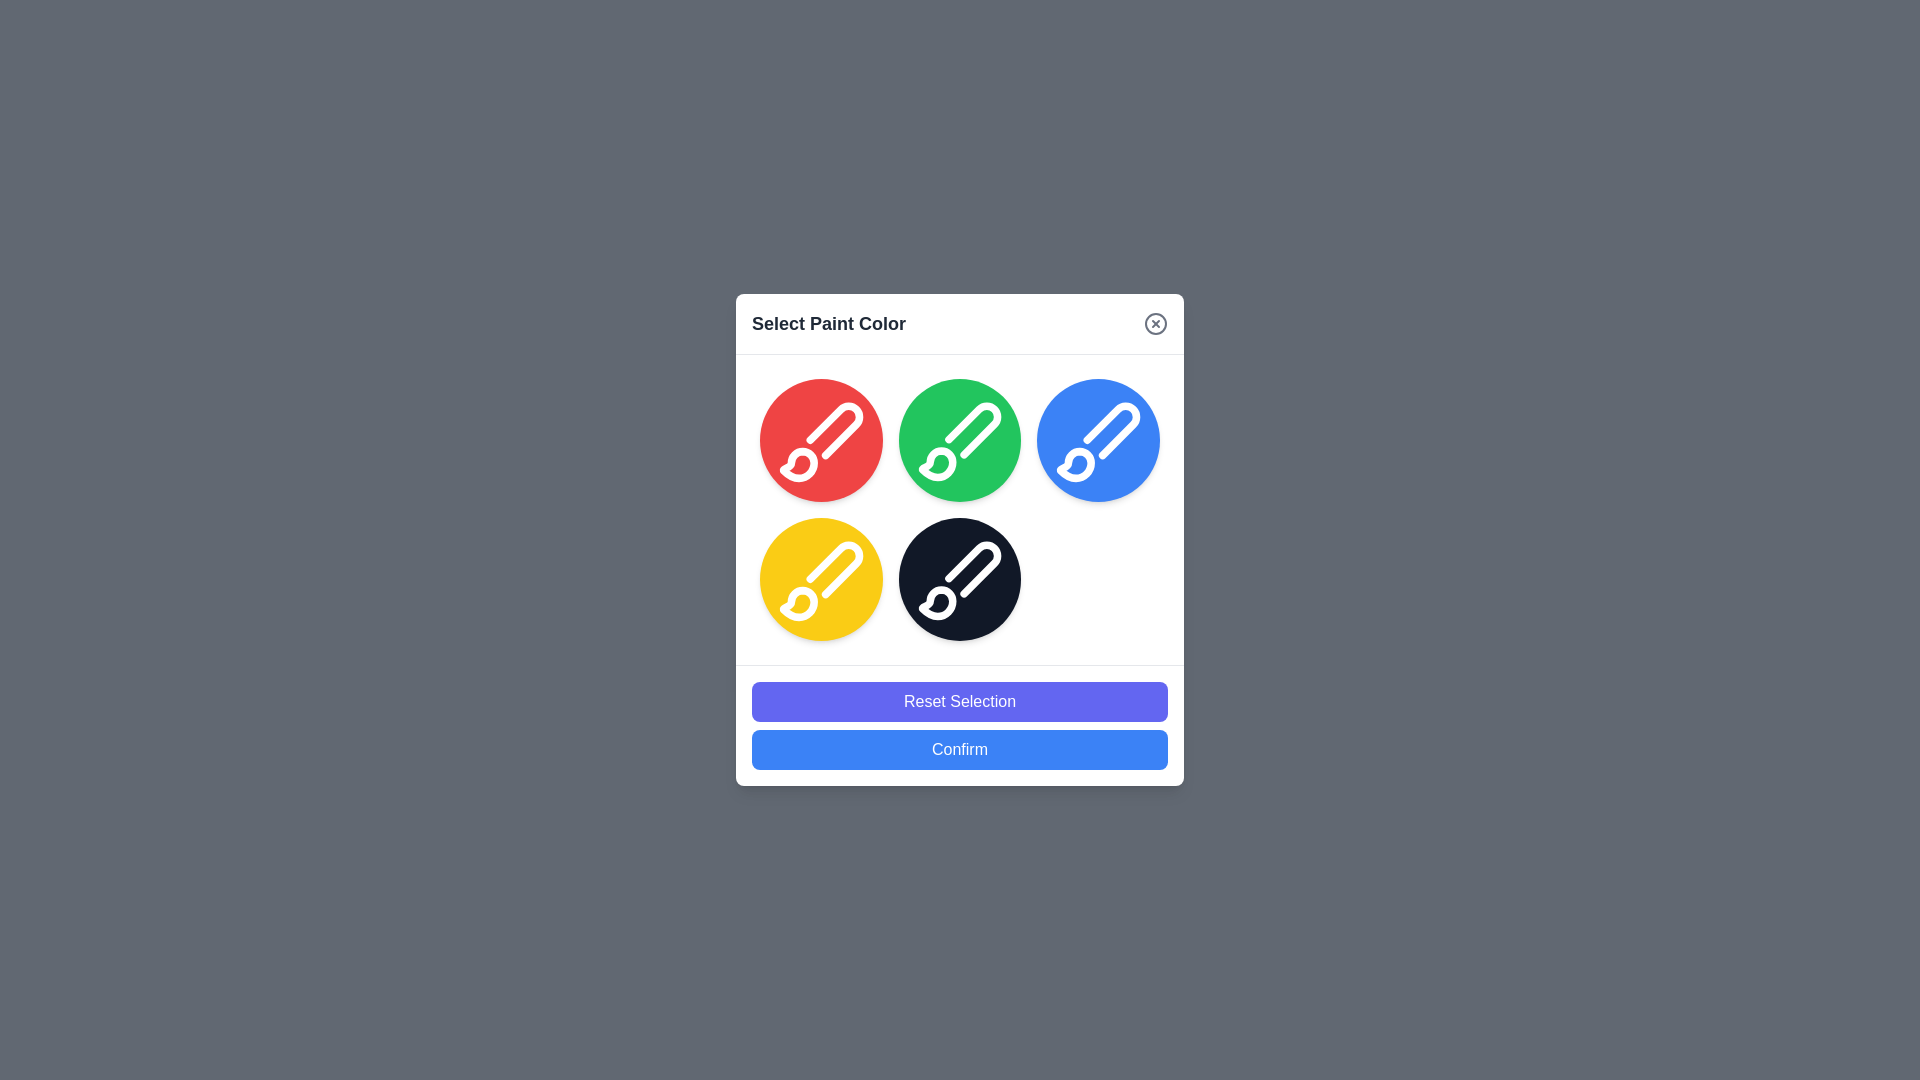 The height and width of the screenshot is (1080, 1920). Describe the element at coordinates (820, 438) in the screenshot. I see `the color circle corresponding to red` at that location.